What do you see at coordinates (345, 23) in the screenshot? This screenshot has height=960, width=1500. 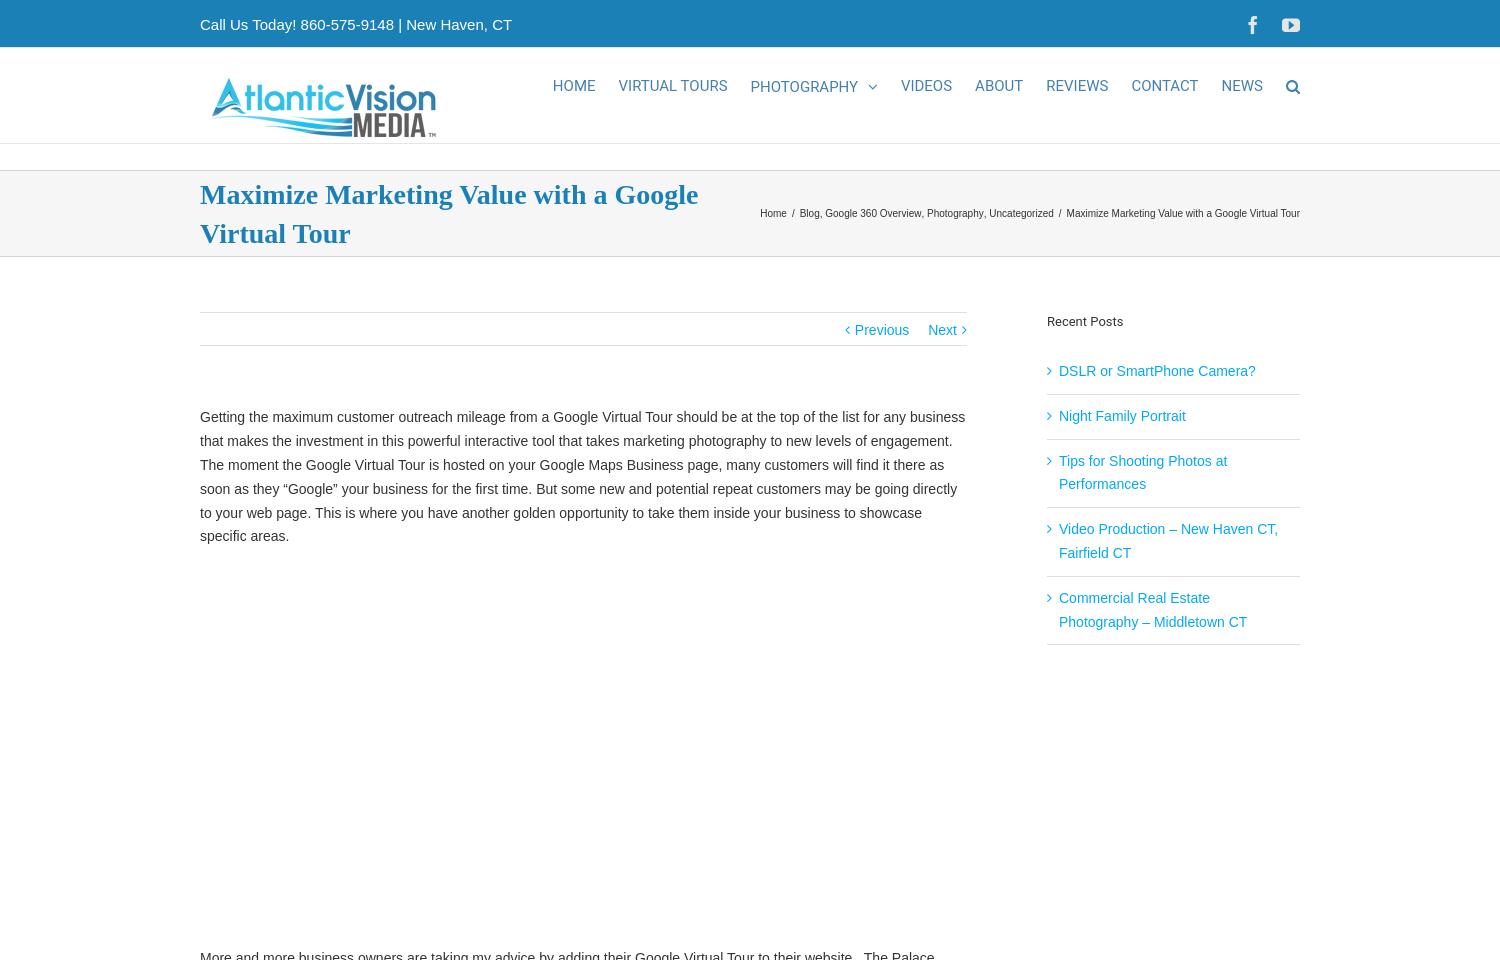 I see `'860-575-9148'` at bounding box center [345, 23].